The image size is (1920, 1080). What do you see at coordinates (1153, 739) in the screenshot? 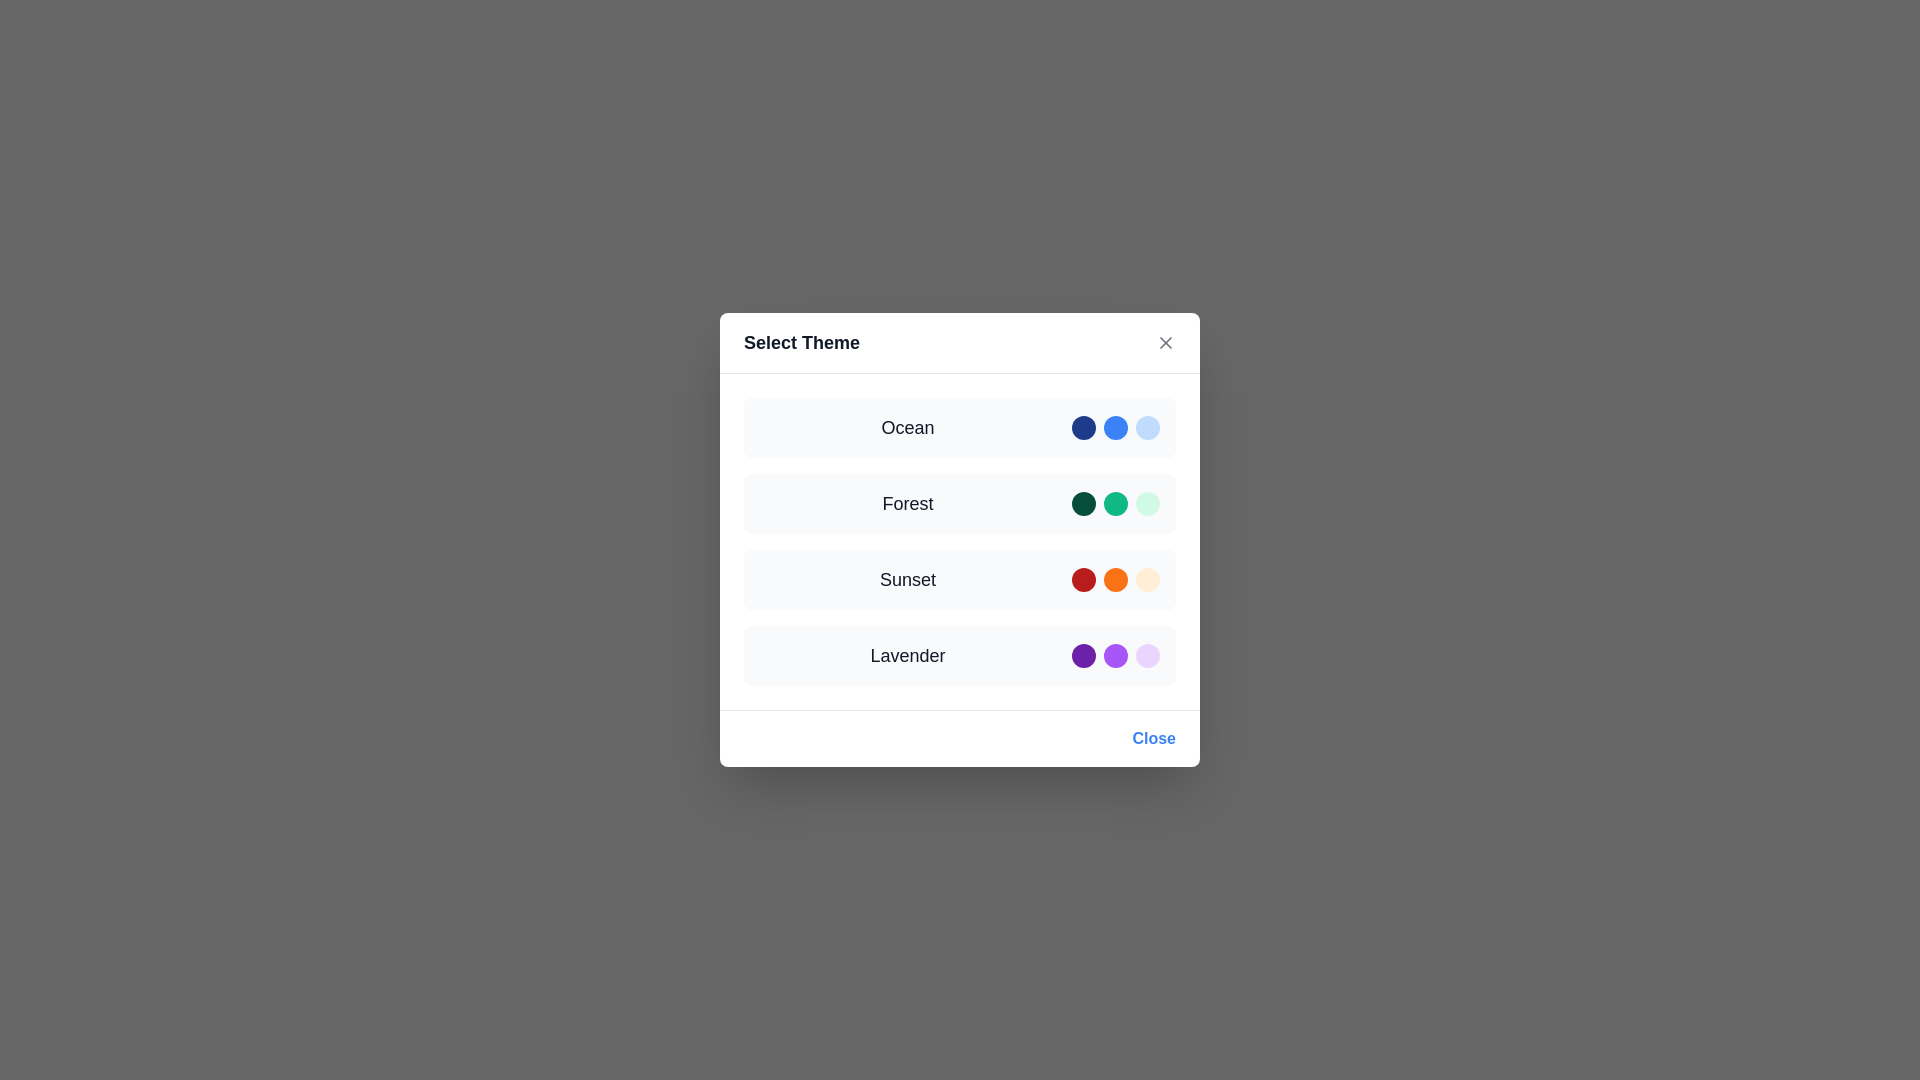
I see `the "Close" button to close the dialog` at bounding box center [1153, 739].